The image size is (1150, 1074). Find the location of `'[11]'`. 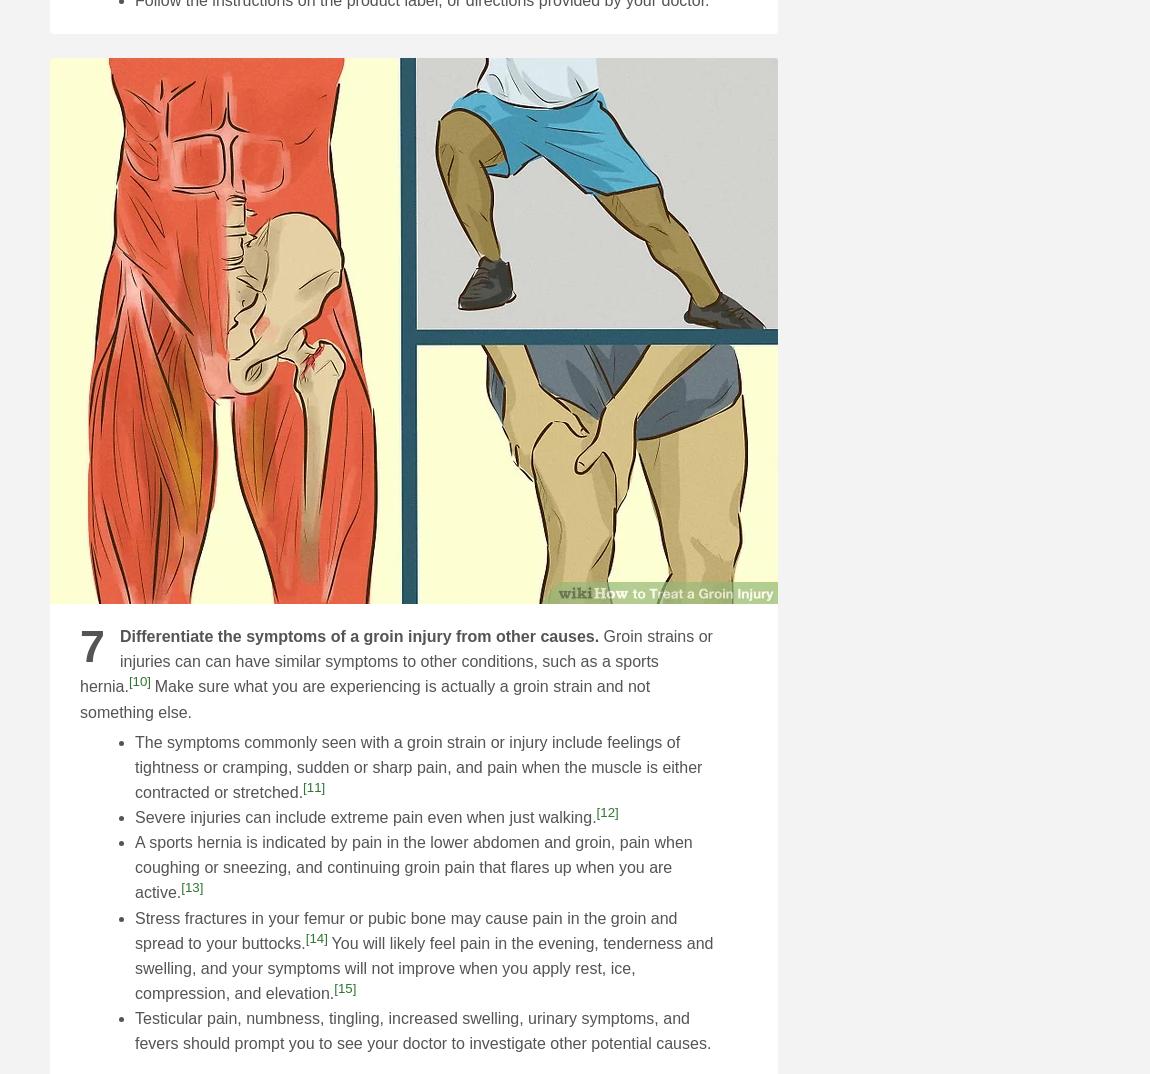

'[11]' is located at coordinates (313, 785).